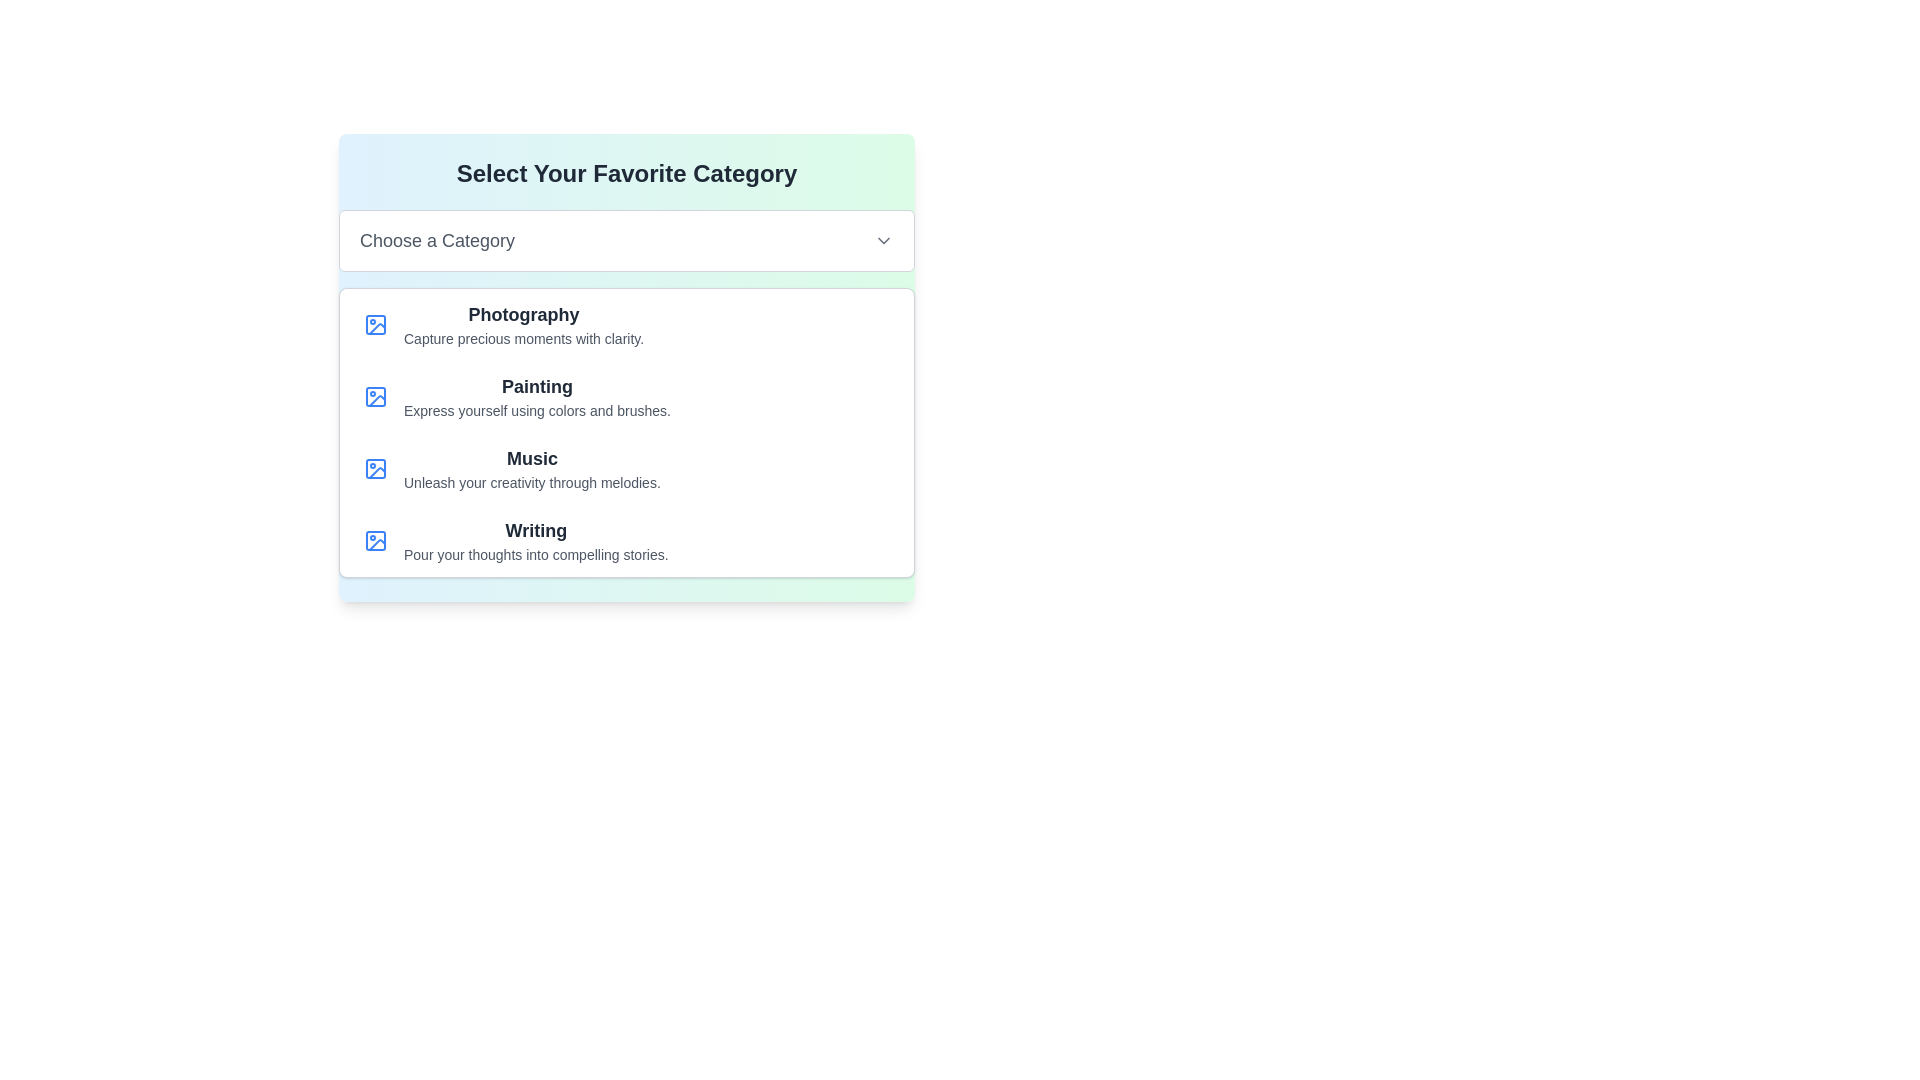 Image resolution: width=1920 pixels, height=1080 pixels. Describe the element at coordinates (524, 338) in the screenshot. I see `the informational text located underneath the 'Photography' heading within the first item of the selectable list` at that location.